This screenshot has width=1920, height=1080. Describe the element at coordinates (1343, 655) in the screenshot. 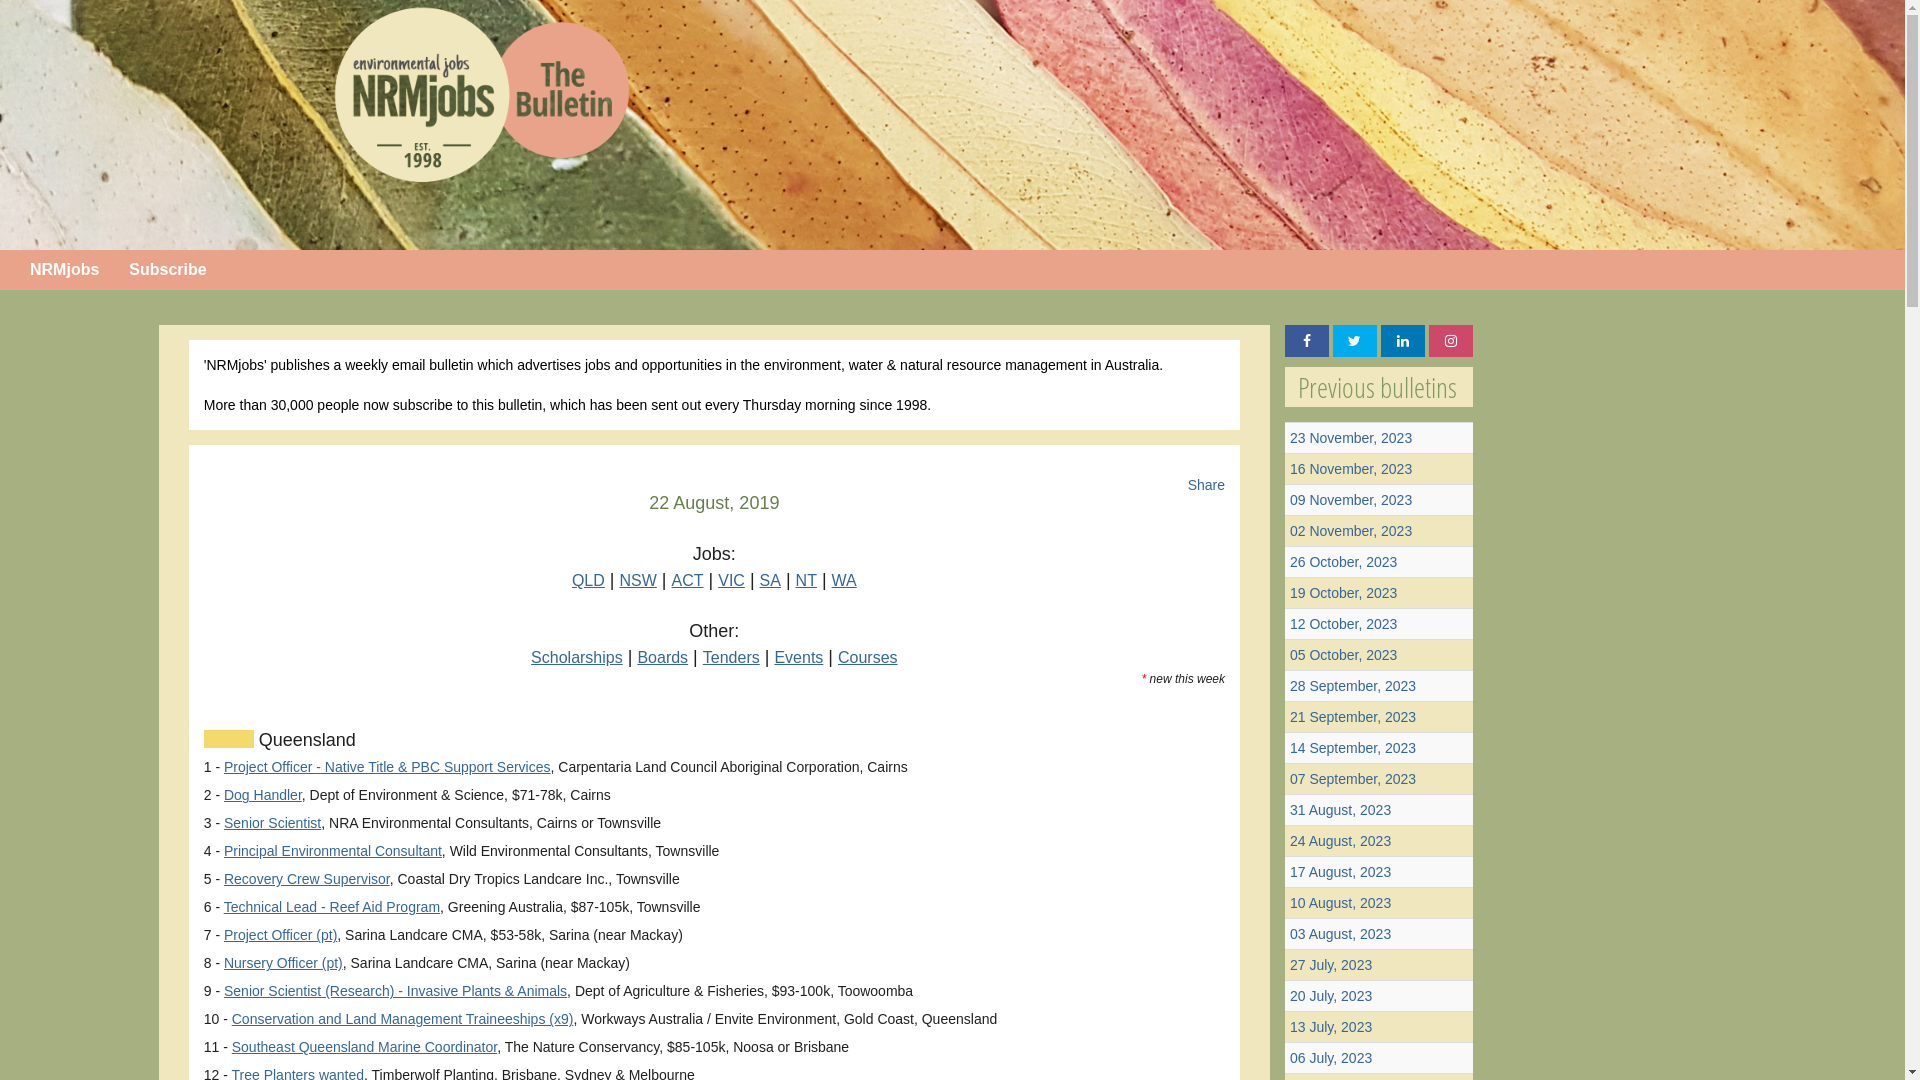

I see `'05 October, 2023'` at that location.